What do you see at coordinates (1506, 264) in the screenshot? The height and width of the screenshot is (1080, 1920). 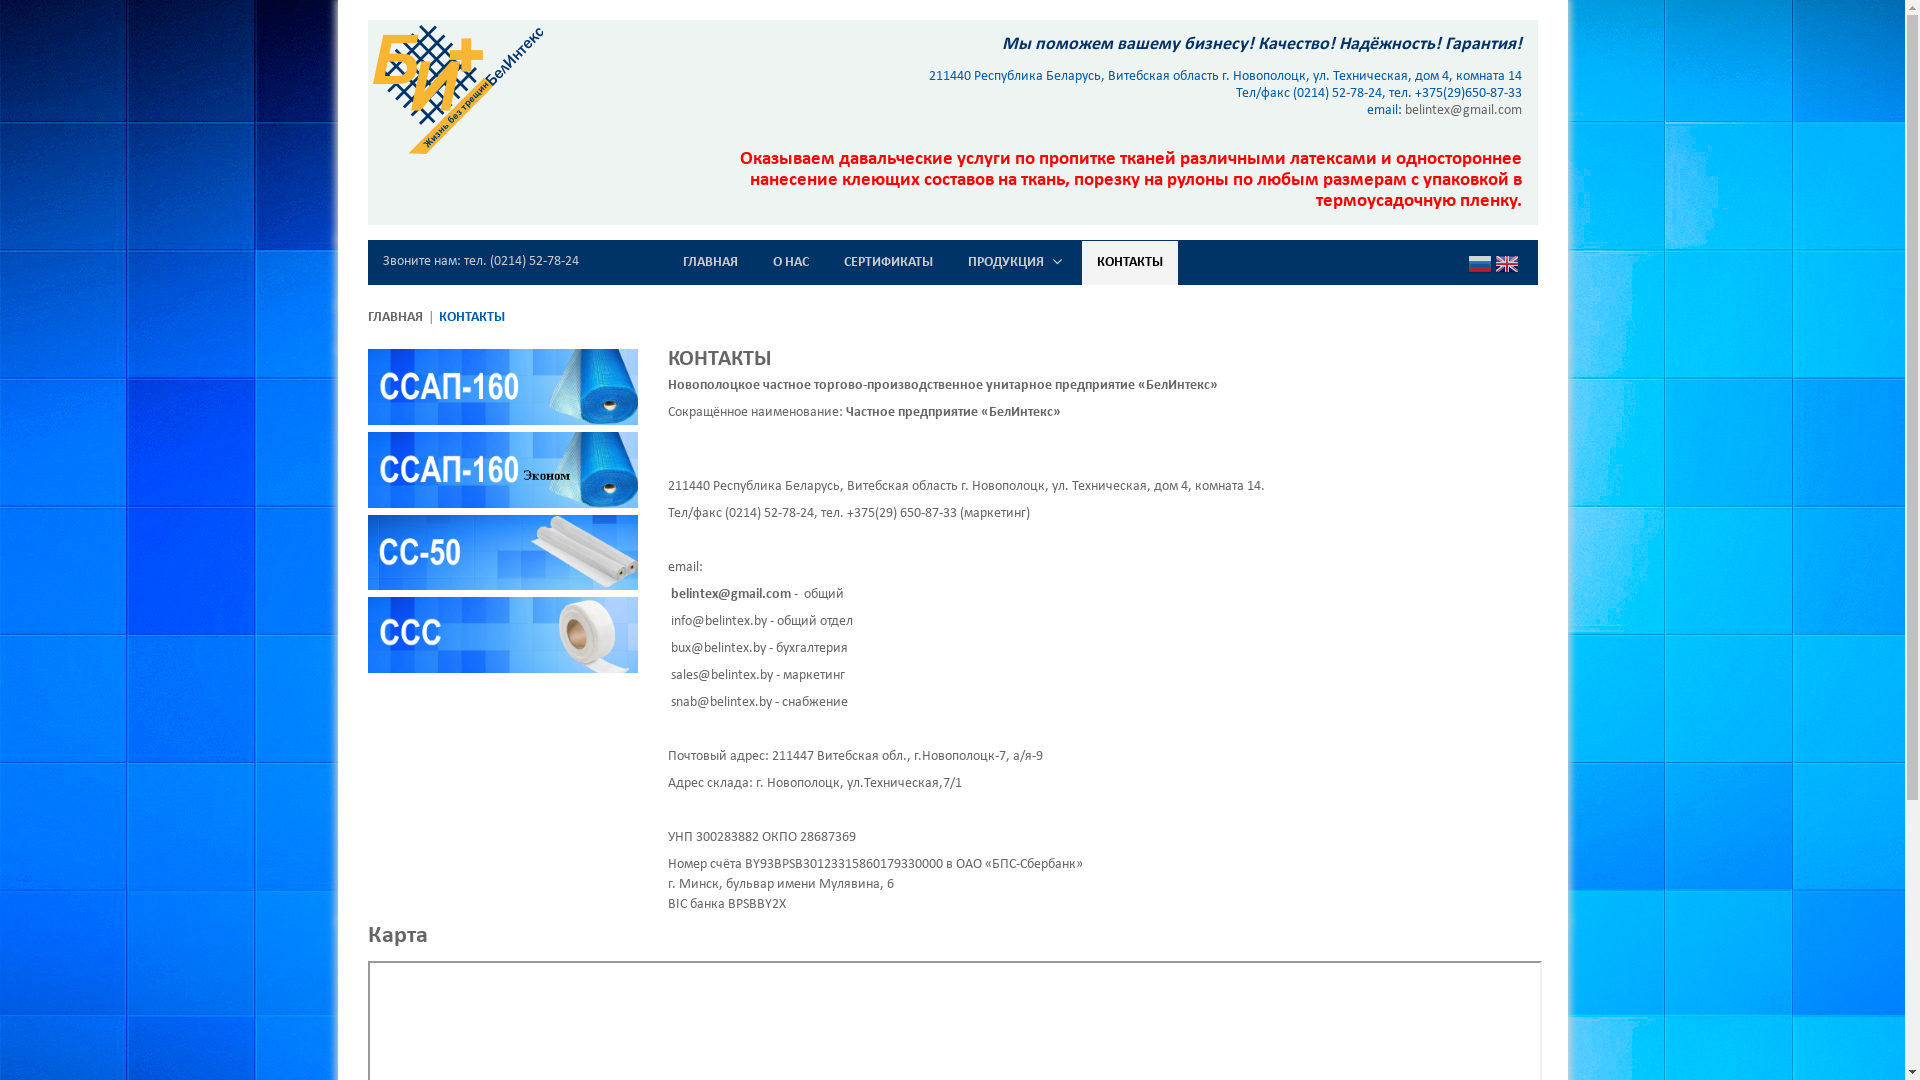 I see `'English'` at bounding box center [1506, 264].